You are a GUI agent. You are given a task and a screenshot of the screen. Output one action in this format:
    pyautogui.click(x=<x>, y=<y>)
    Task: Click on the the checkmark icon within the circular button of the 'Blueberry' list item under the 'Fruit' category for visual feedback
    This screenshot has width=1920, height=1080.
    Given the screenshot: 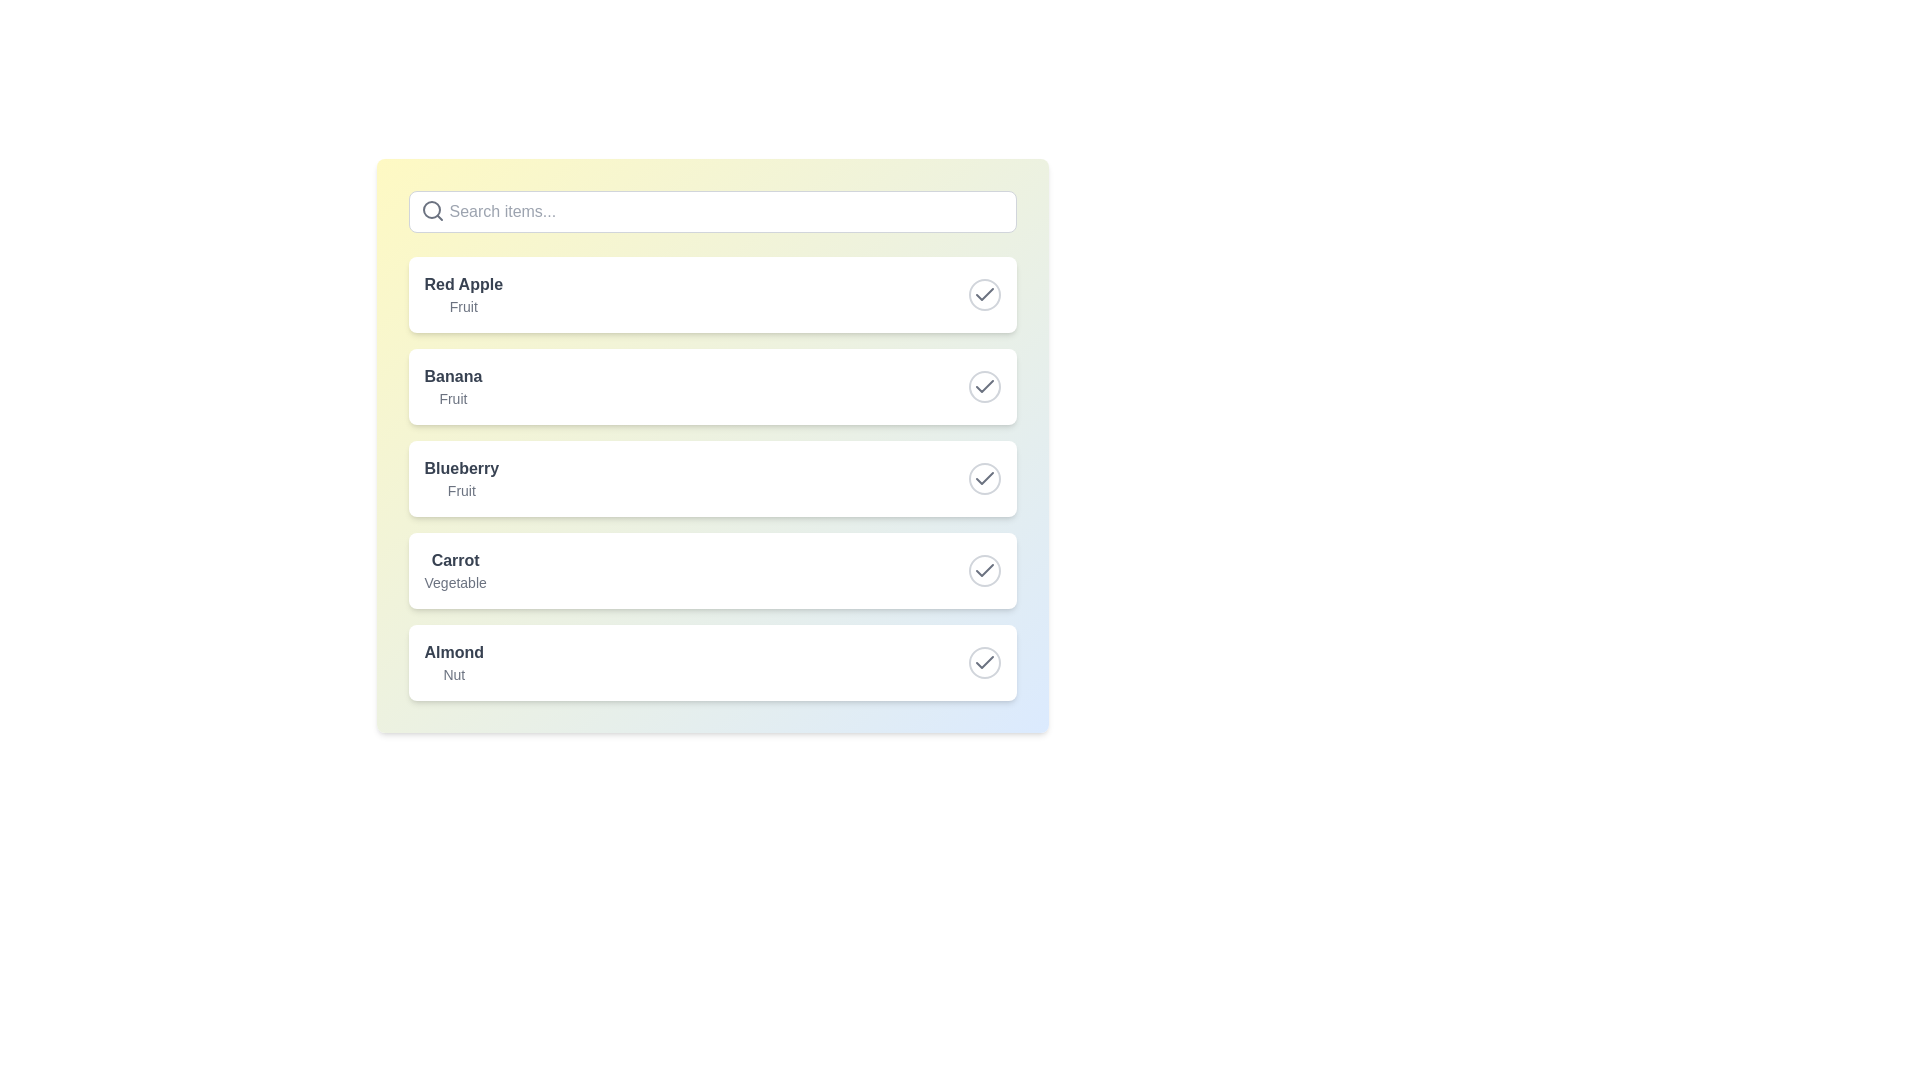 What is the action you would take?
    pyautogui.click(x=984, y=478)
    